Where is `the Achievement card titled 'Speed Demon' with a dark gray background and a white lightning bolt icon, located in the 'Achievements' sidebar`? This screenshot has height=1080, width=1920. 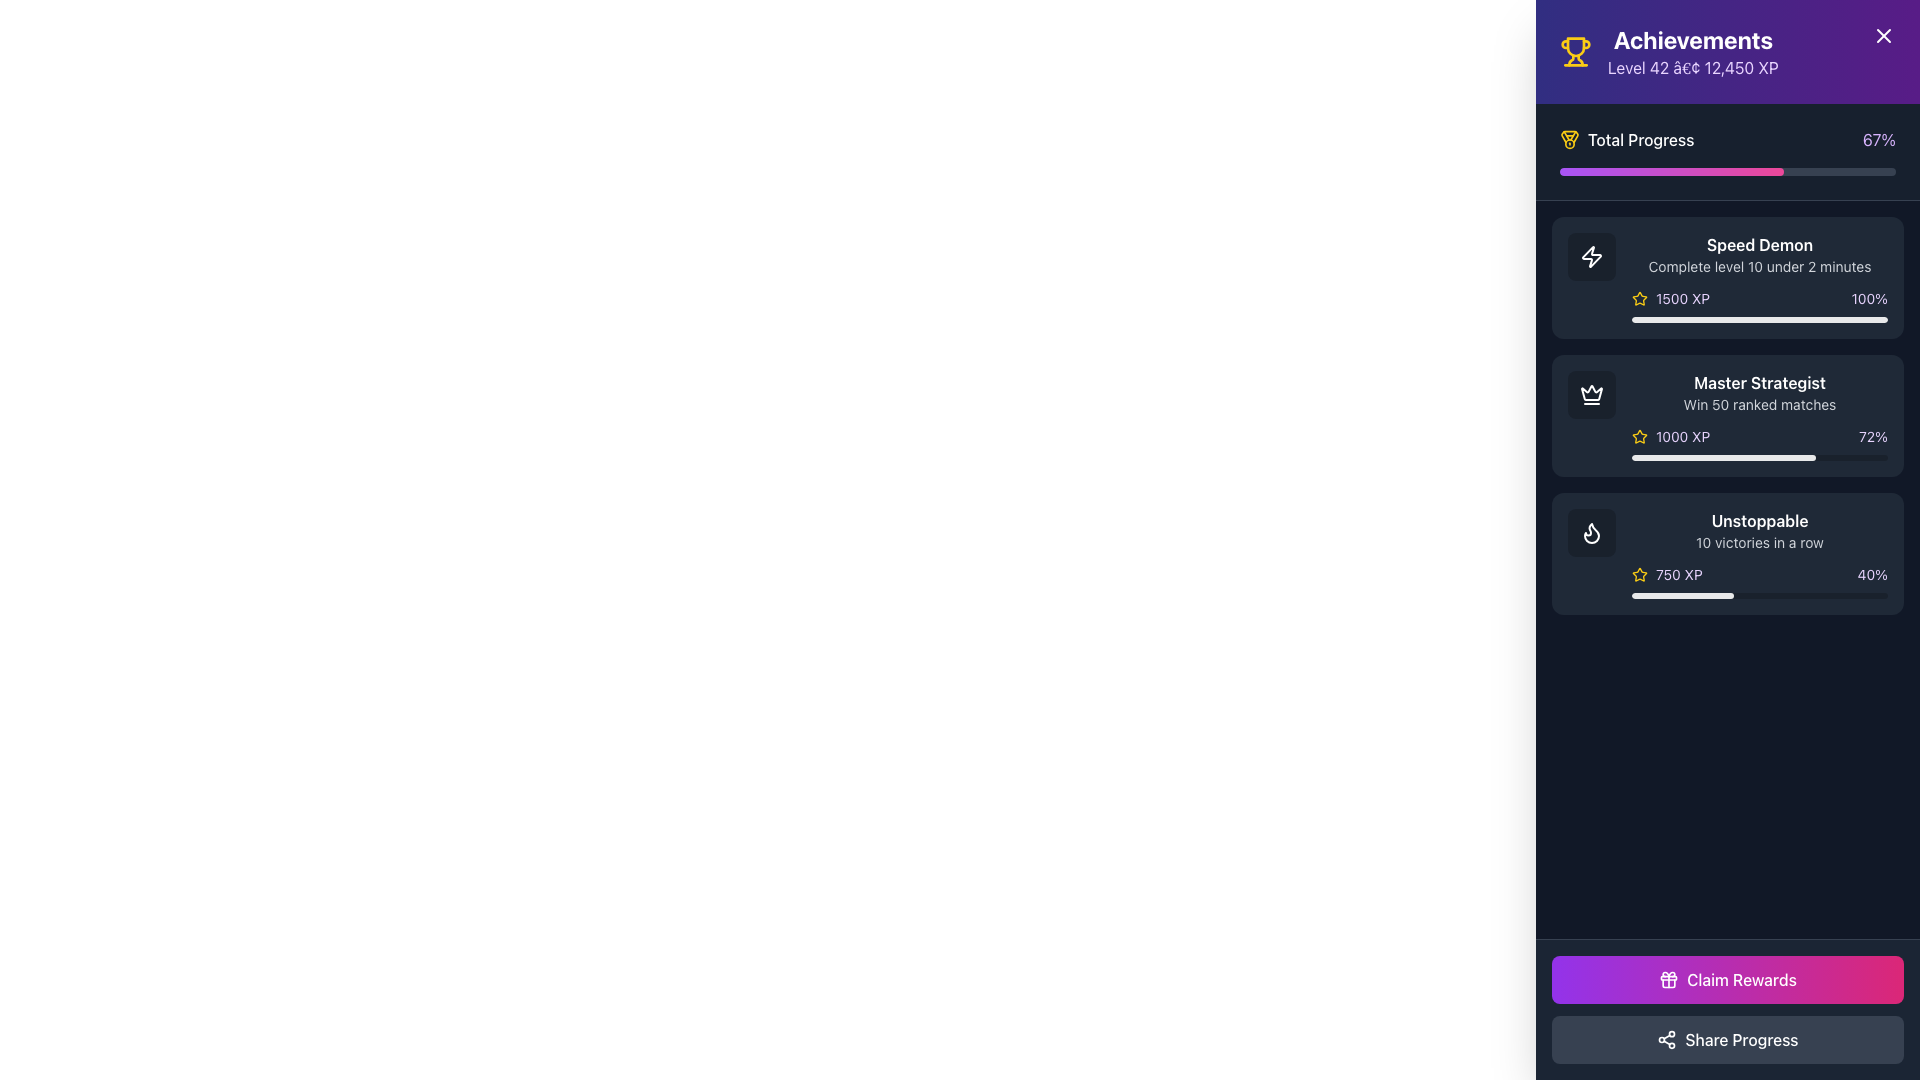 the Achievement card titled 'Speed Demon' with a dark gray background and a white lightning bolt icon, located in the 'Achievements' sidebar is located at coordinates (1727, 277).